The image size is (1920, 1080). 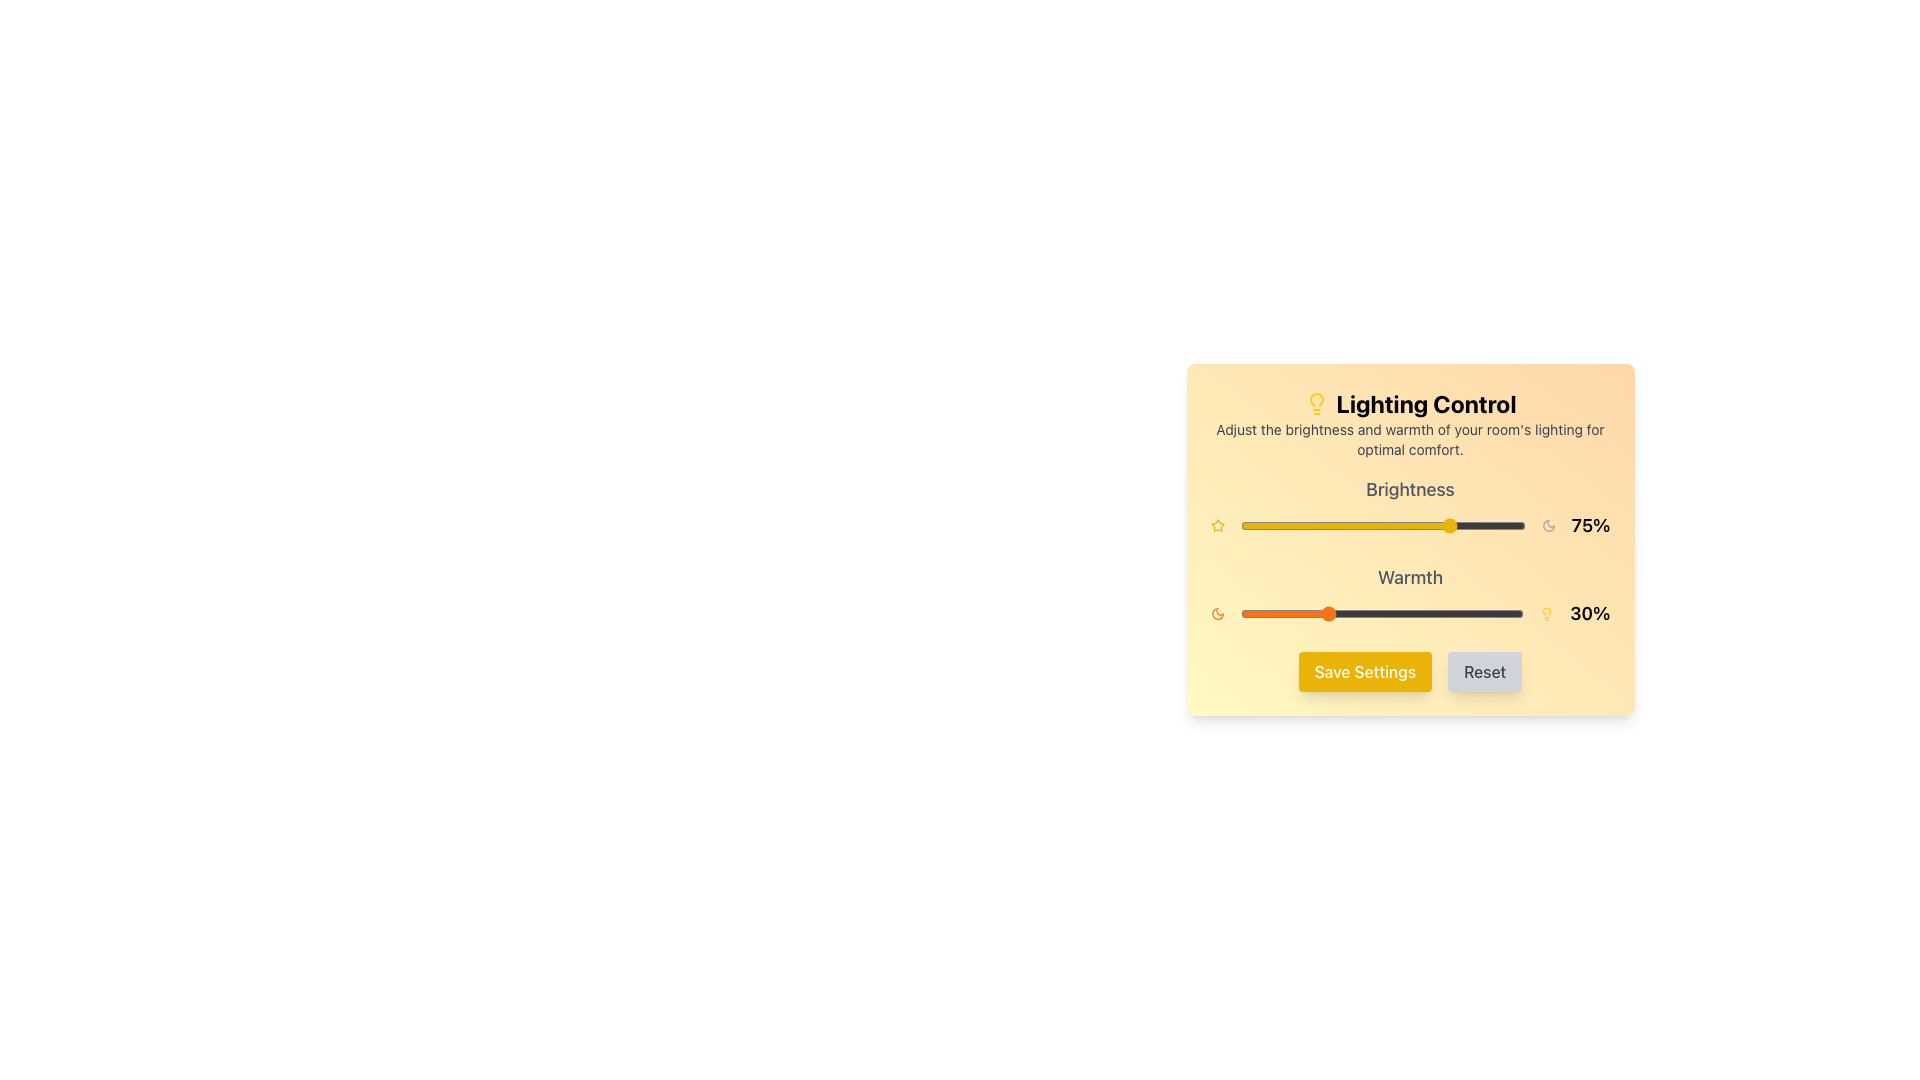 I want to click on the warmth, so click(x=1314, y=612).